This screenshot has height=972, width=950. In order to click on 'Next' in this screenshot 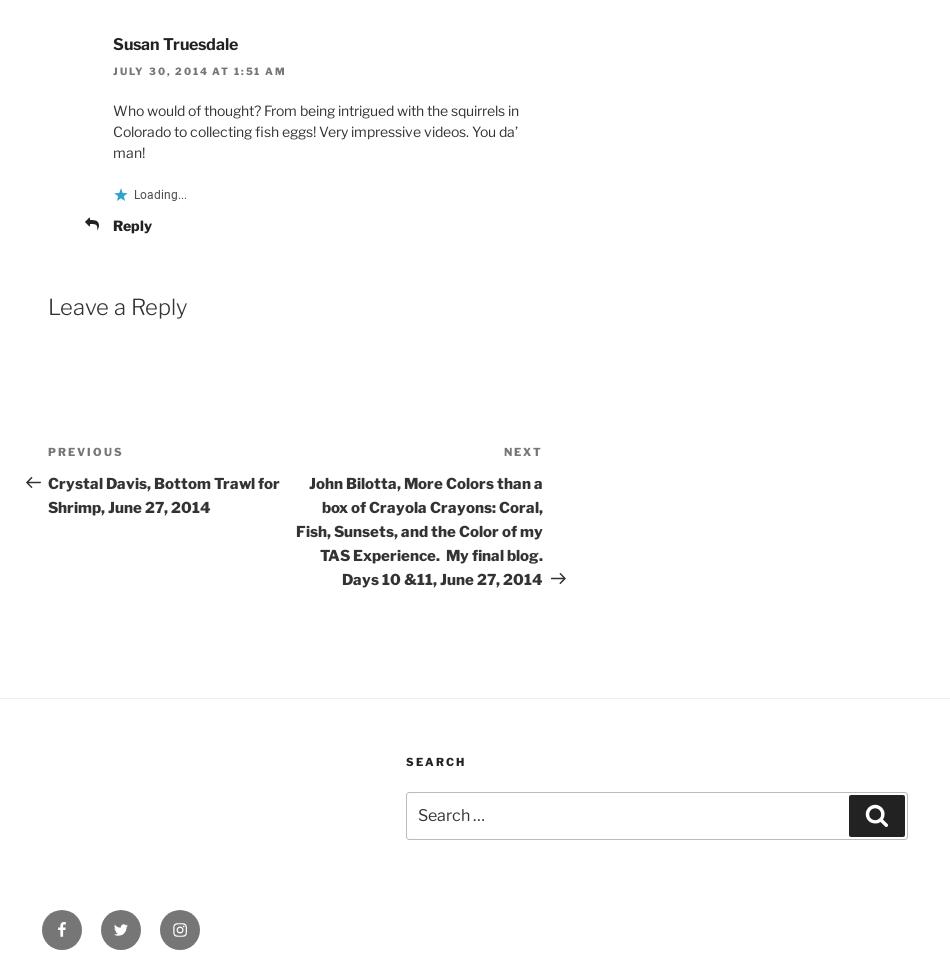, I will do `click(523, 450)`.